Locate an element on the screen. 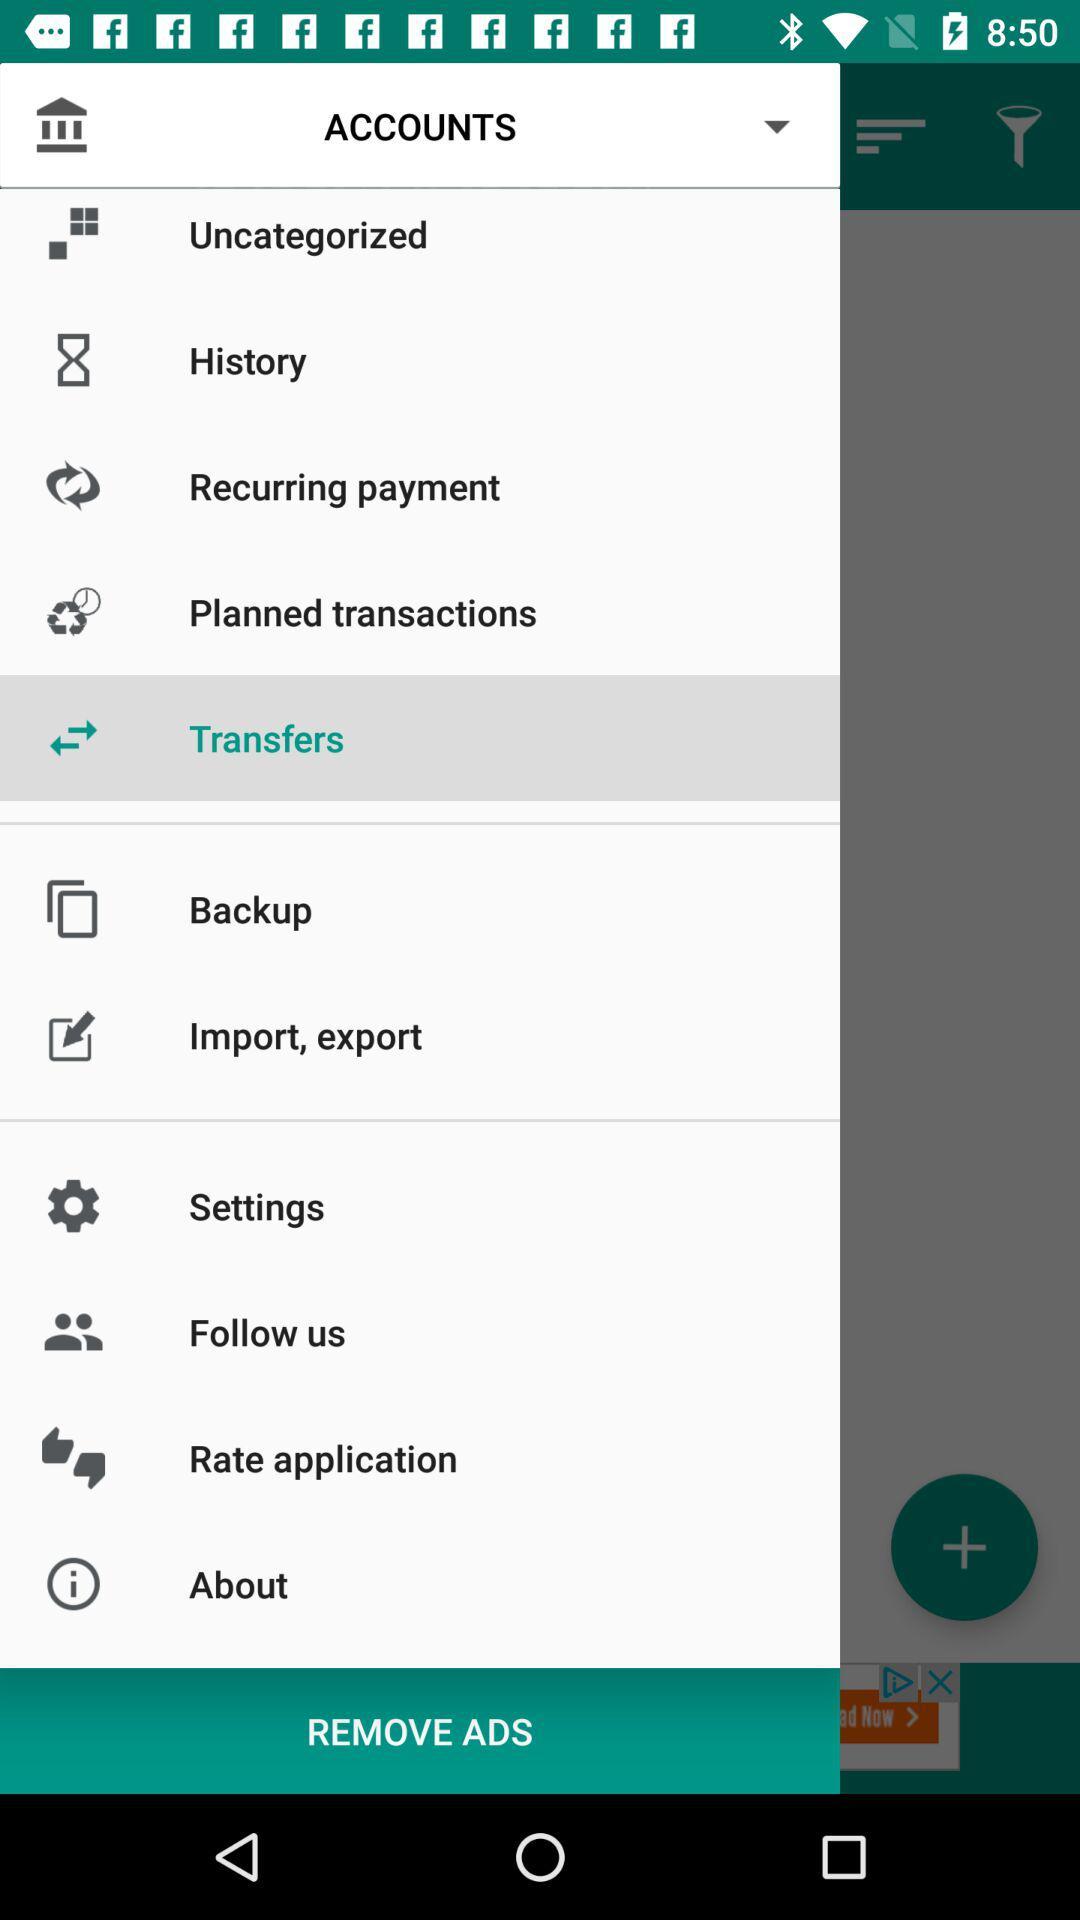 The width and height of the screenshot is (1080, 1920). the add icon is located at coordinates (963, 1546).